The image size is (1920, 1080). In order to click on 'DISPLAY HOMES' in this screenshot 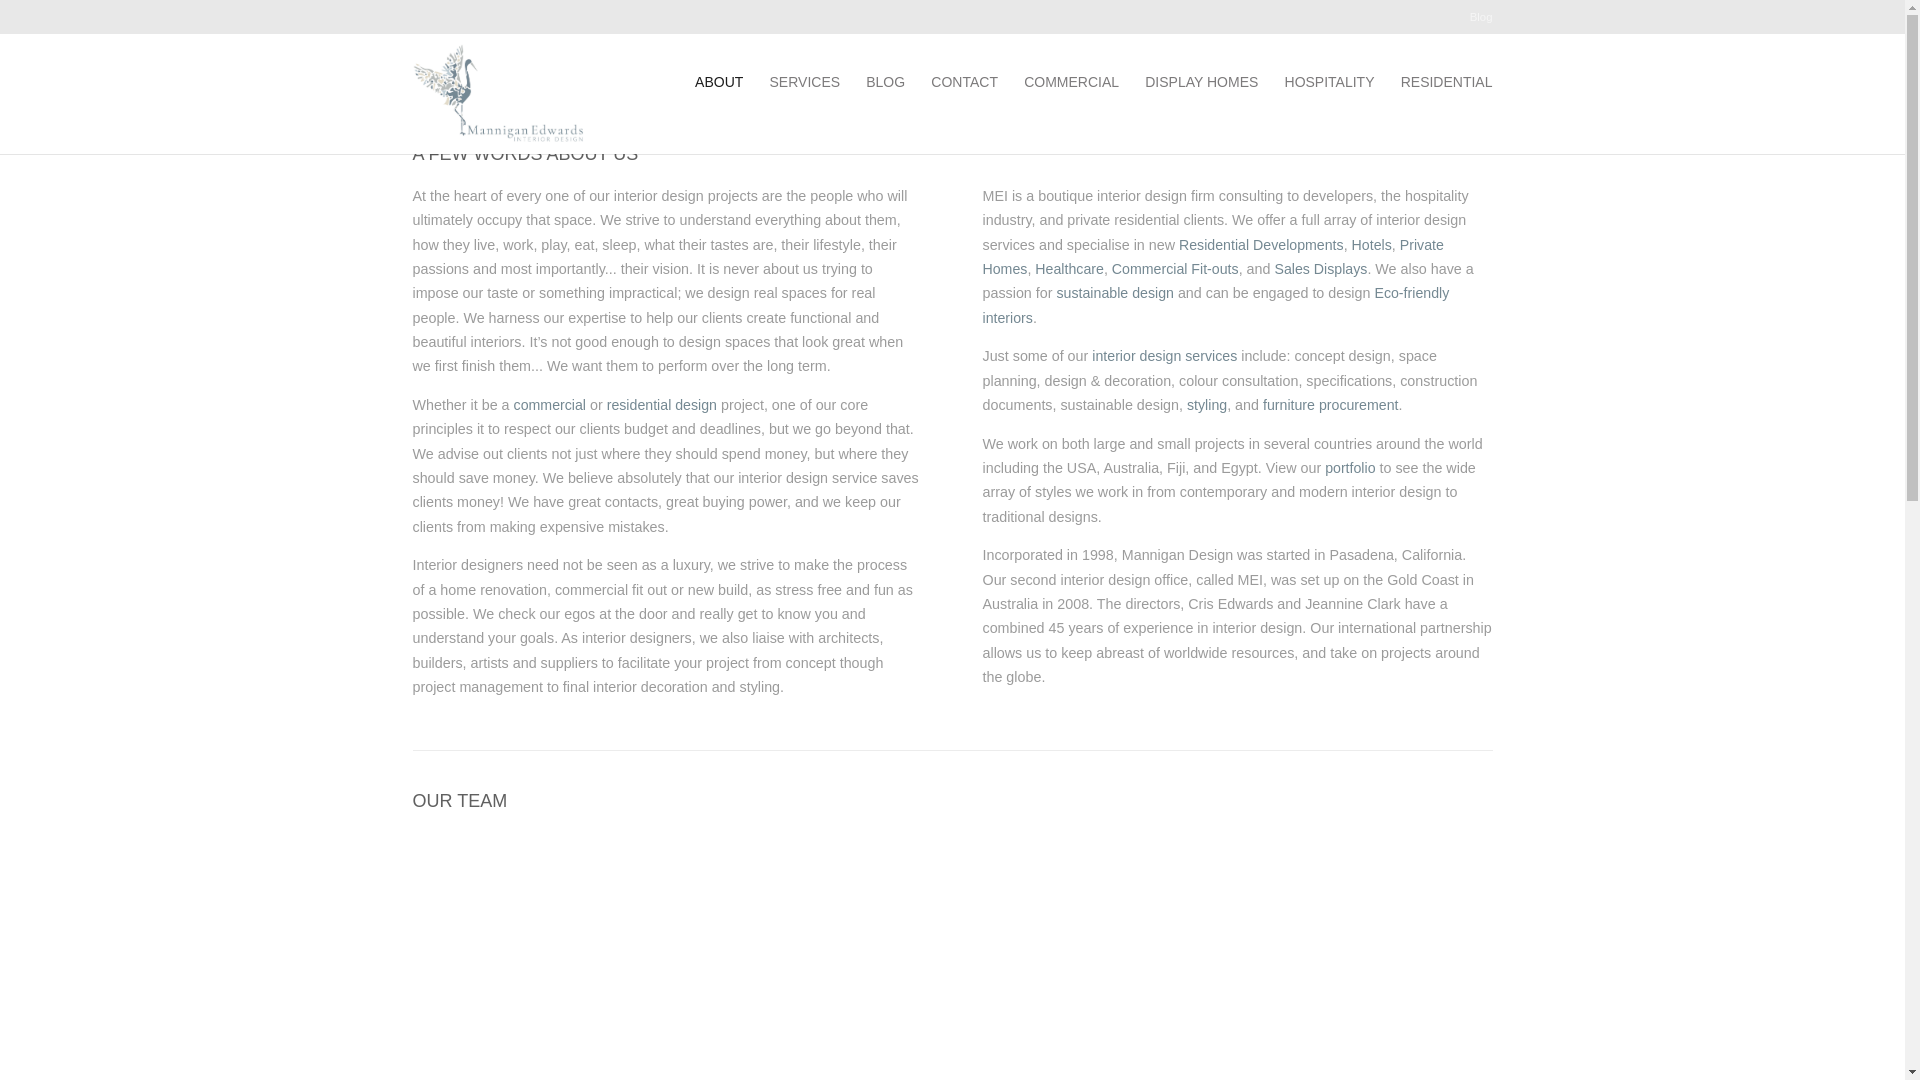, I will do `click(1200, 80)`.